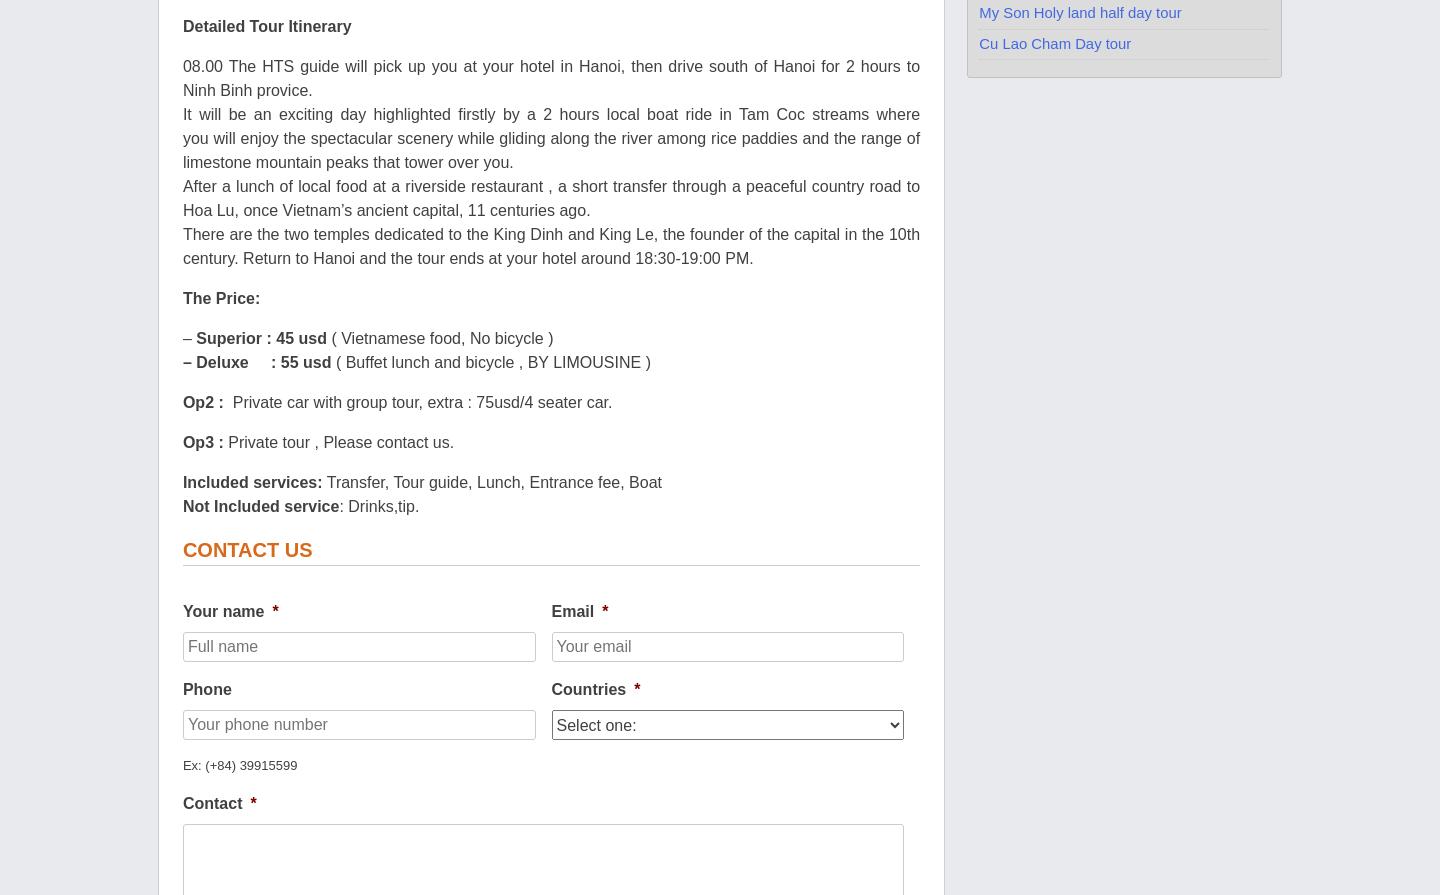 The width and height of the screenshot is (1440, 895). I want to click on 'Transfer, Tour guide, Lunch, Entrance fee, Boat', so click(491, 481).